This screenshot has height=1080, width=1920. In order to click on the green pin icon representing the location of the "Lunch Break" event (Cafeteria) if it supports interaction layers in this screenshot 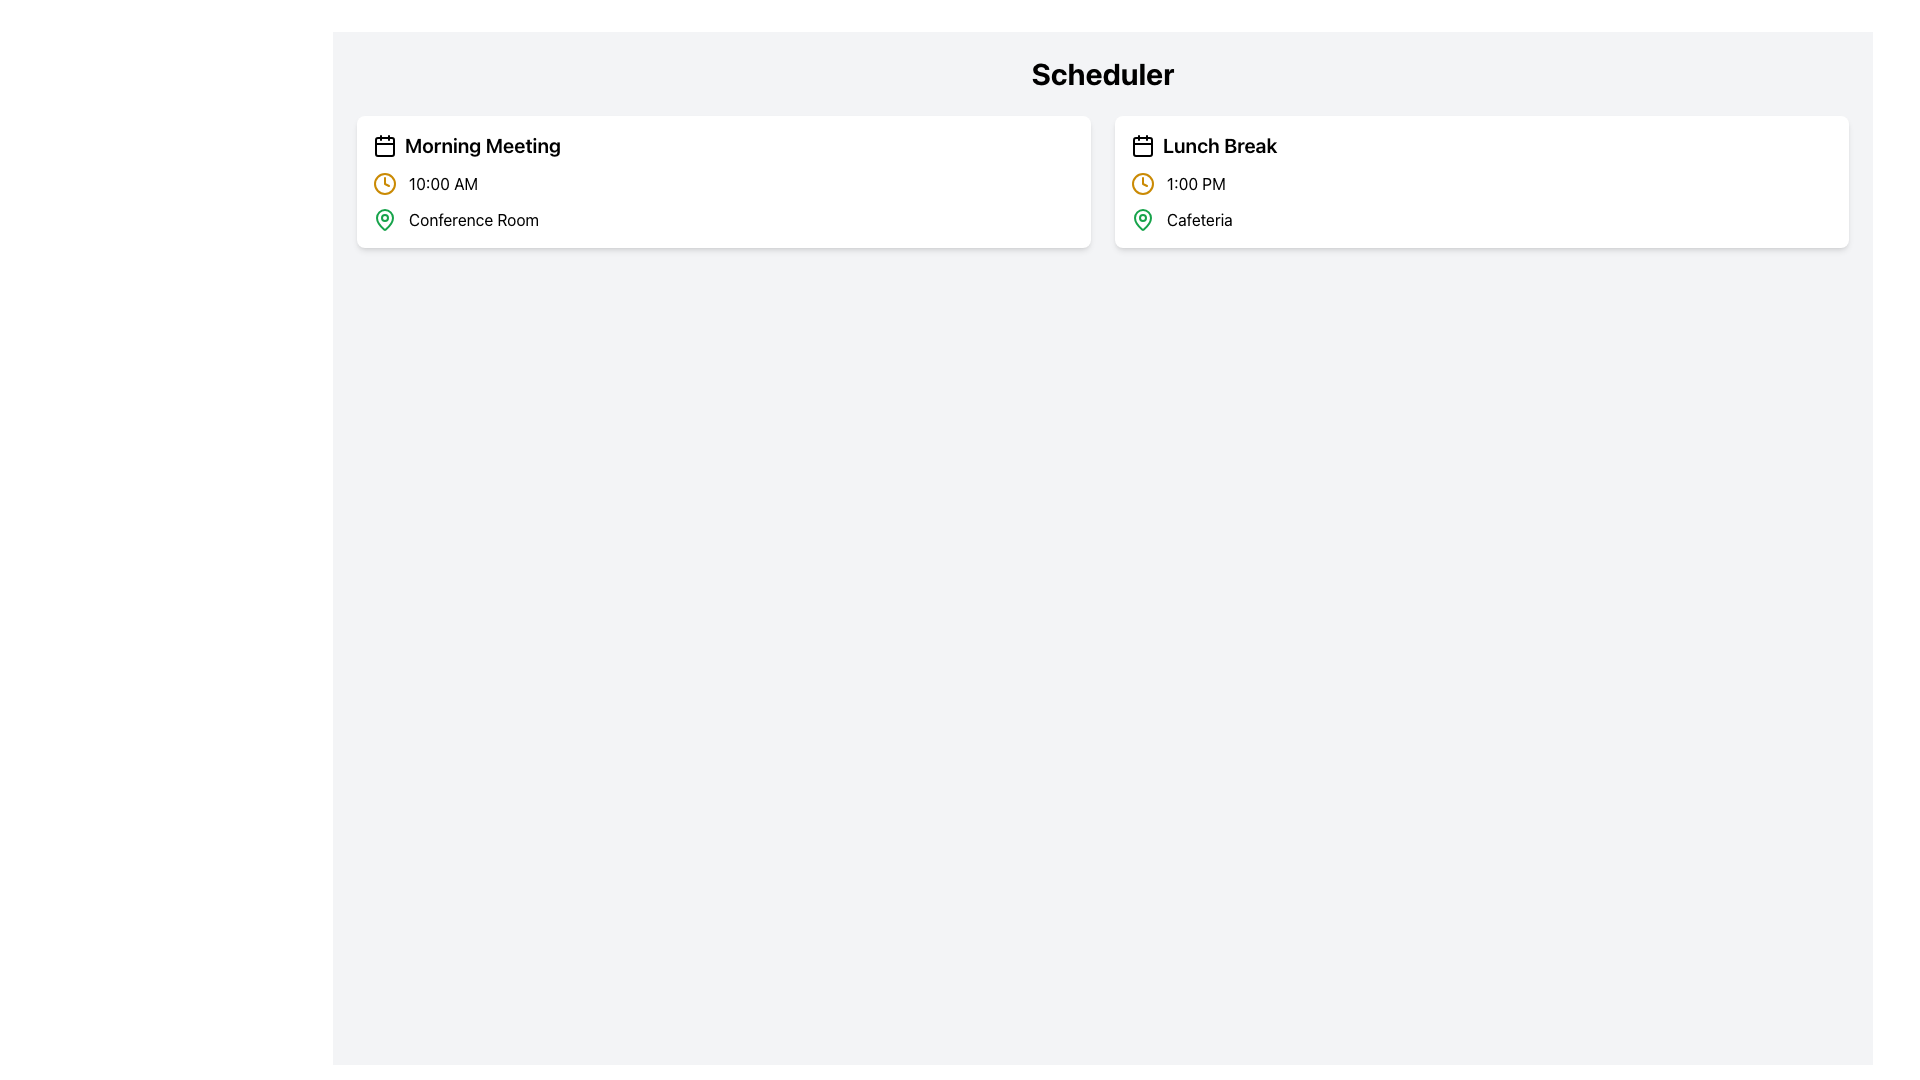, I will do `click(1142, 219)`.